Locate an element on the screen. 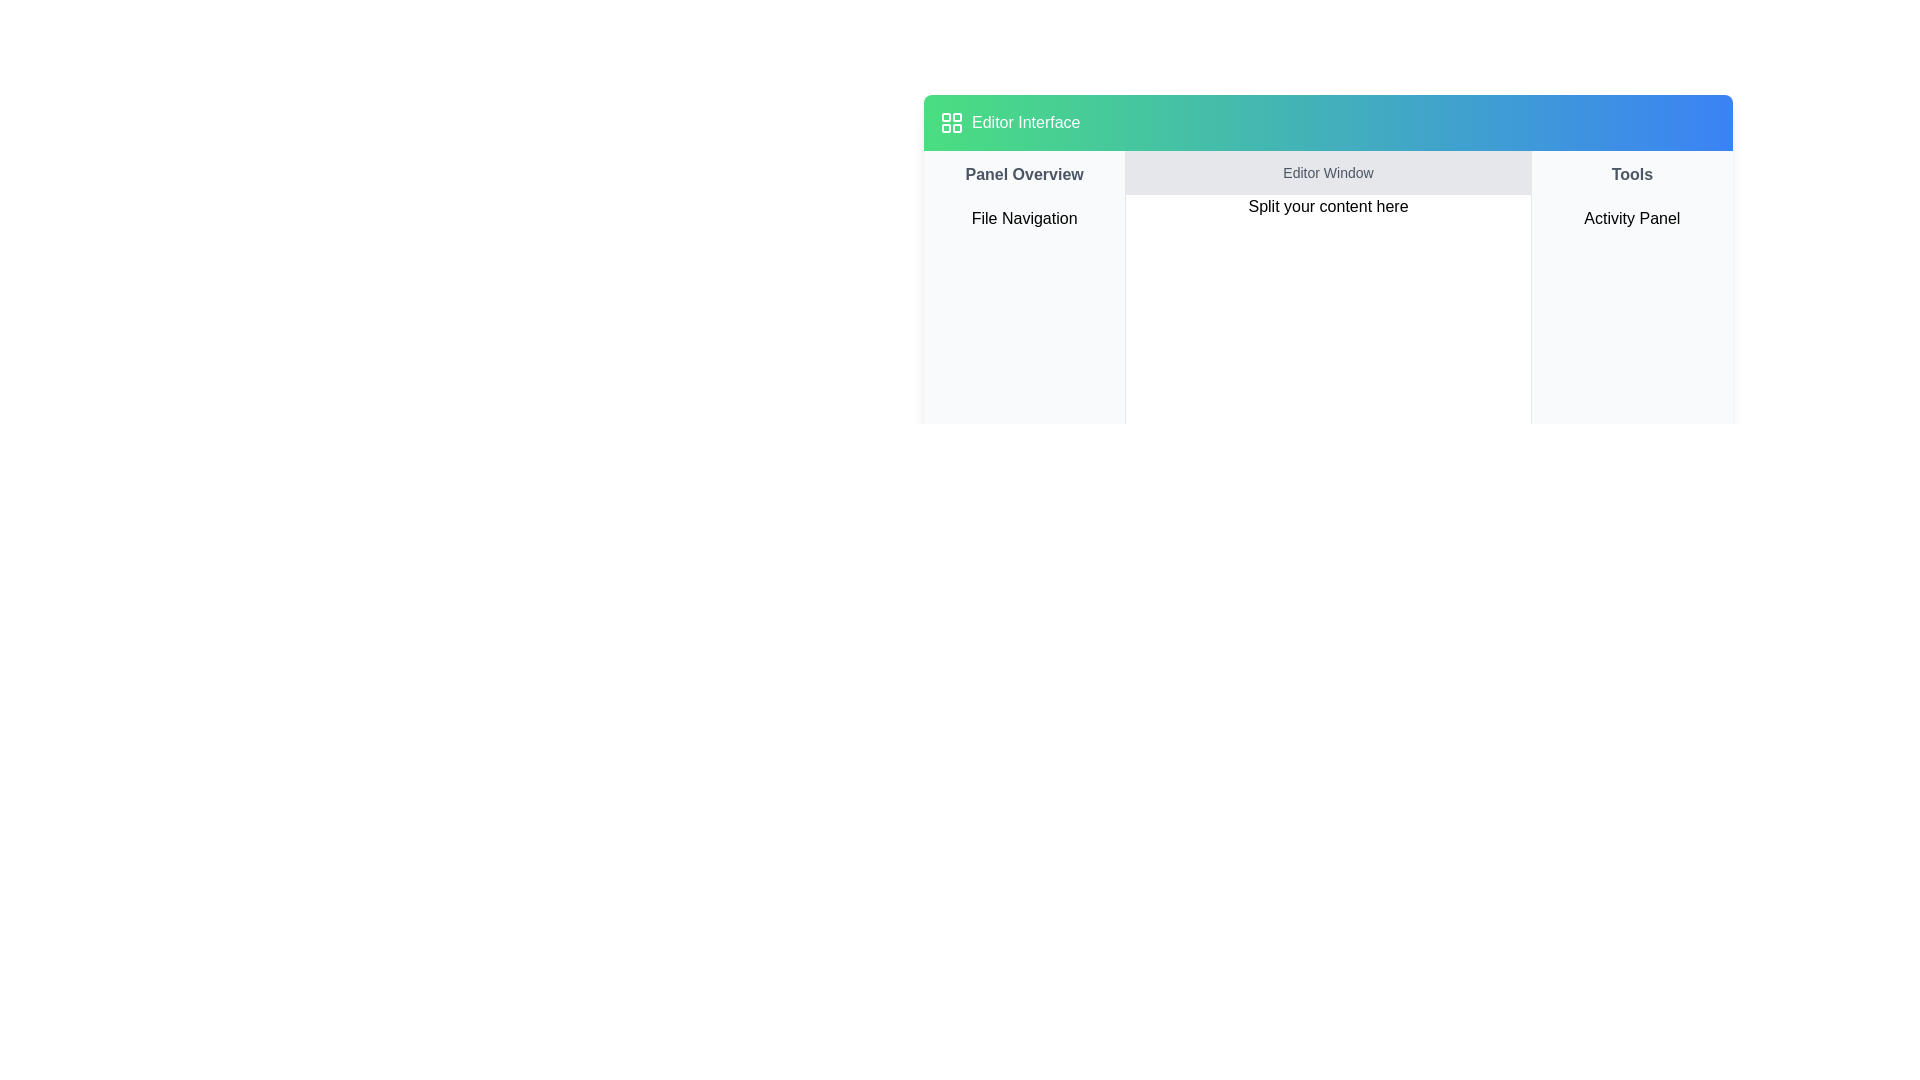 Image resolution: width=1920 pixels, height=1080 pixels. text label located at the top bar of the rightmost panel, which identifies the purpose of the panel above the 'Activity Panel' is located at coordinates (1632, 173).